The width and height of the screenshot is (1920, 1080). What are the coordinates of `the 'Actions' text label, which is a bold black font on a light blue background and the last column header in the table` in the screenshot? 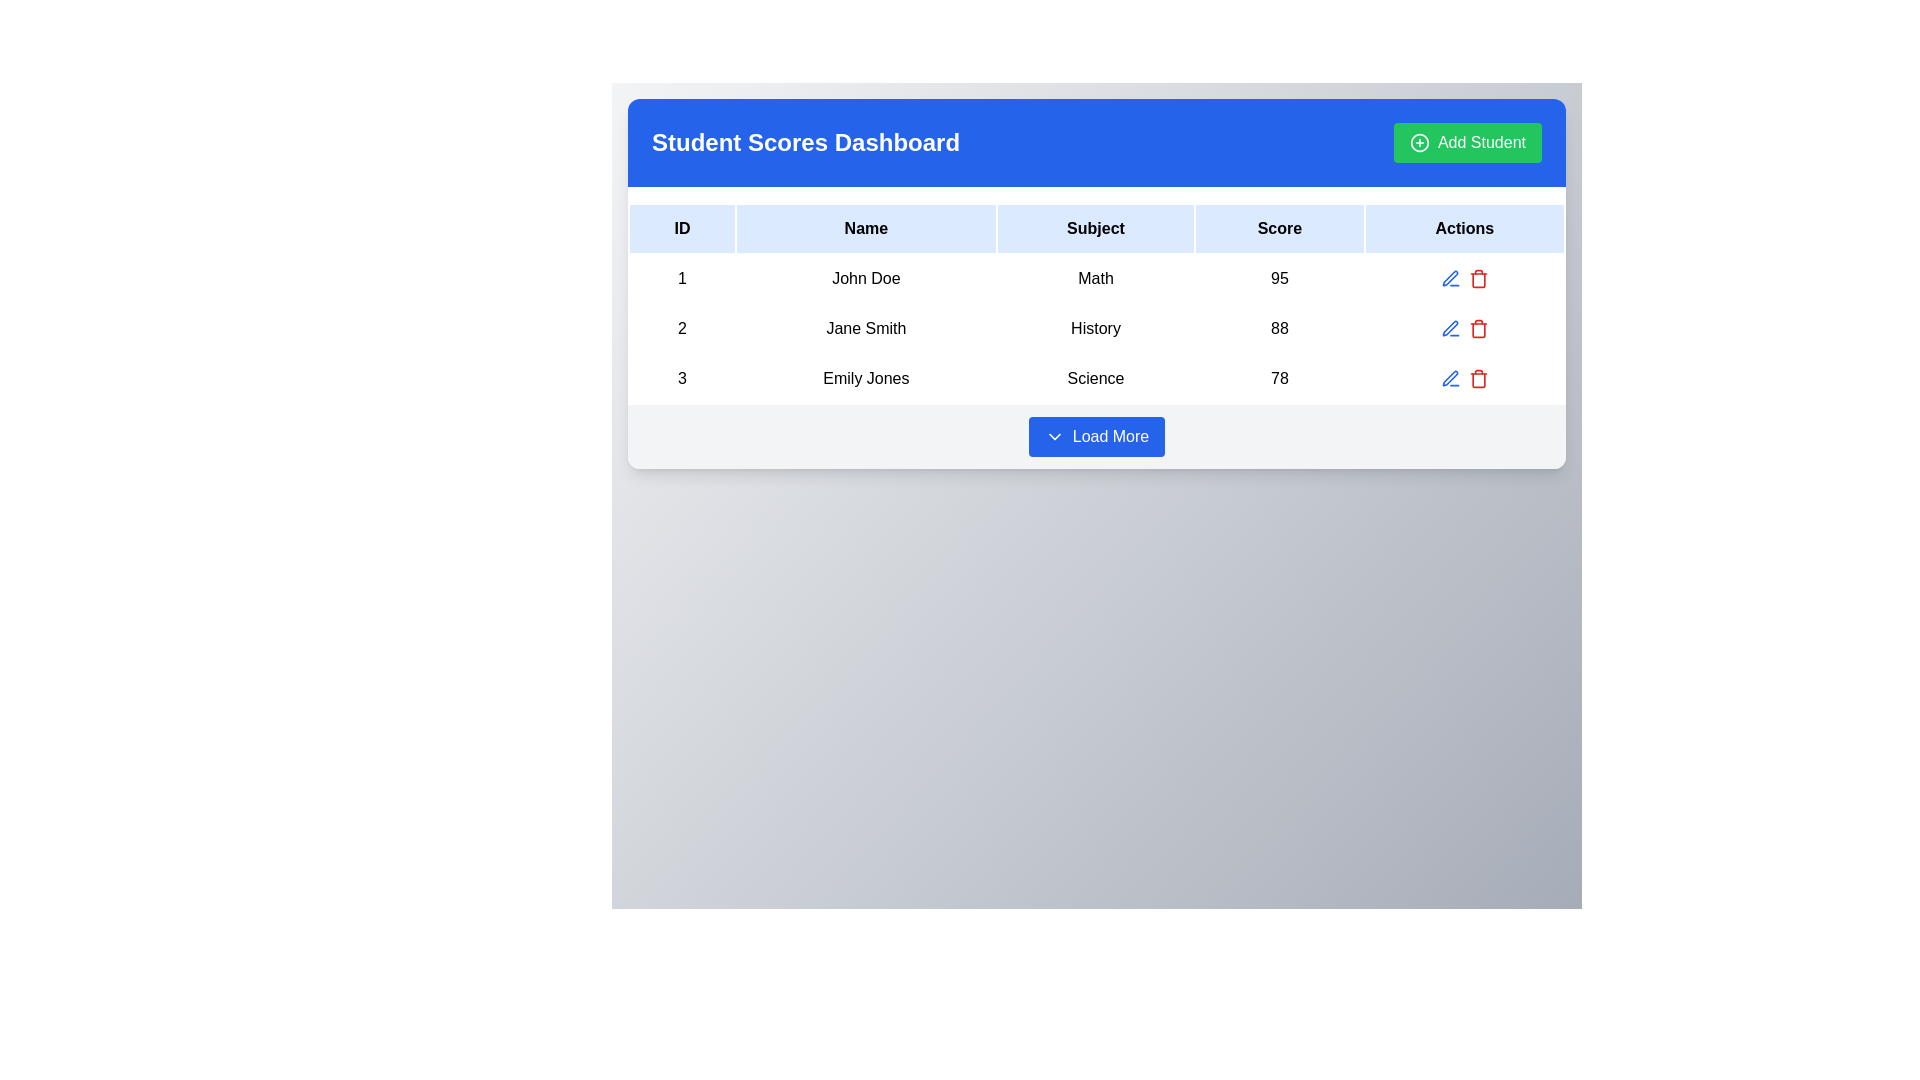 It's located at (1464, 227).